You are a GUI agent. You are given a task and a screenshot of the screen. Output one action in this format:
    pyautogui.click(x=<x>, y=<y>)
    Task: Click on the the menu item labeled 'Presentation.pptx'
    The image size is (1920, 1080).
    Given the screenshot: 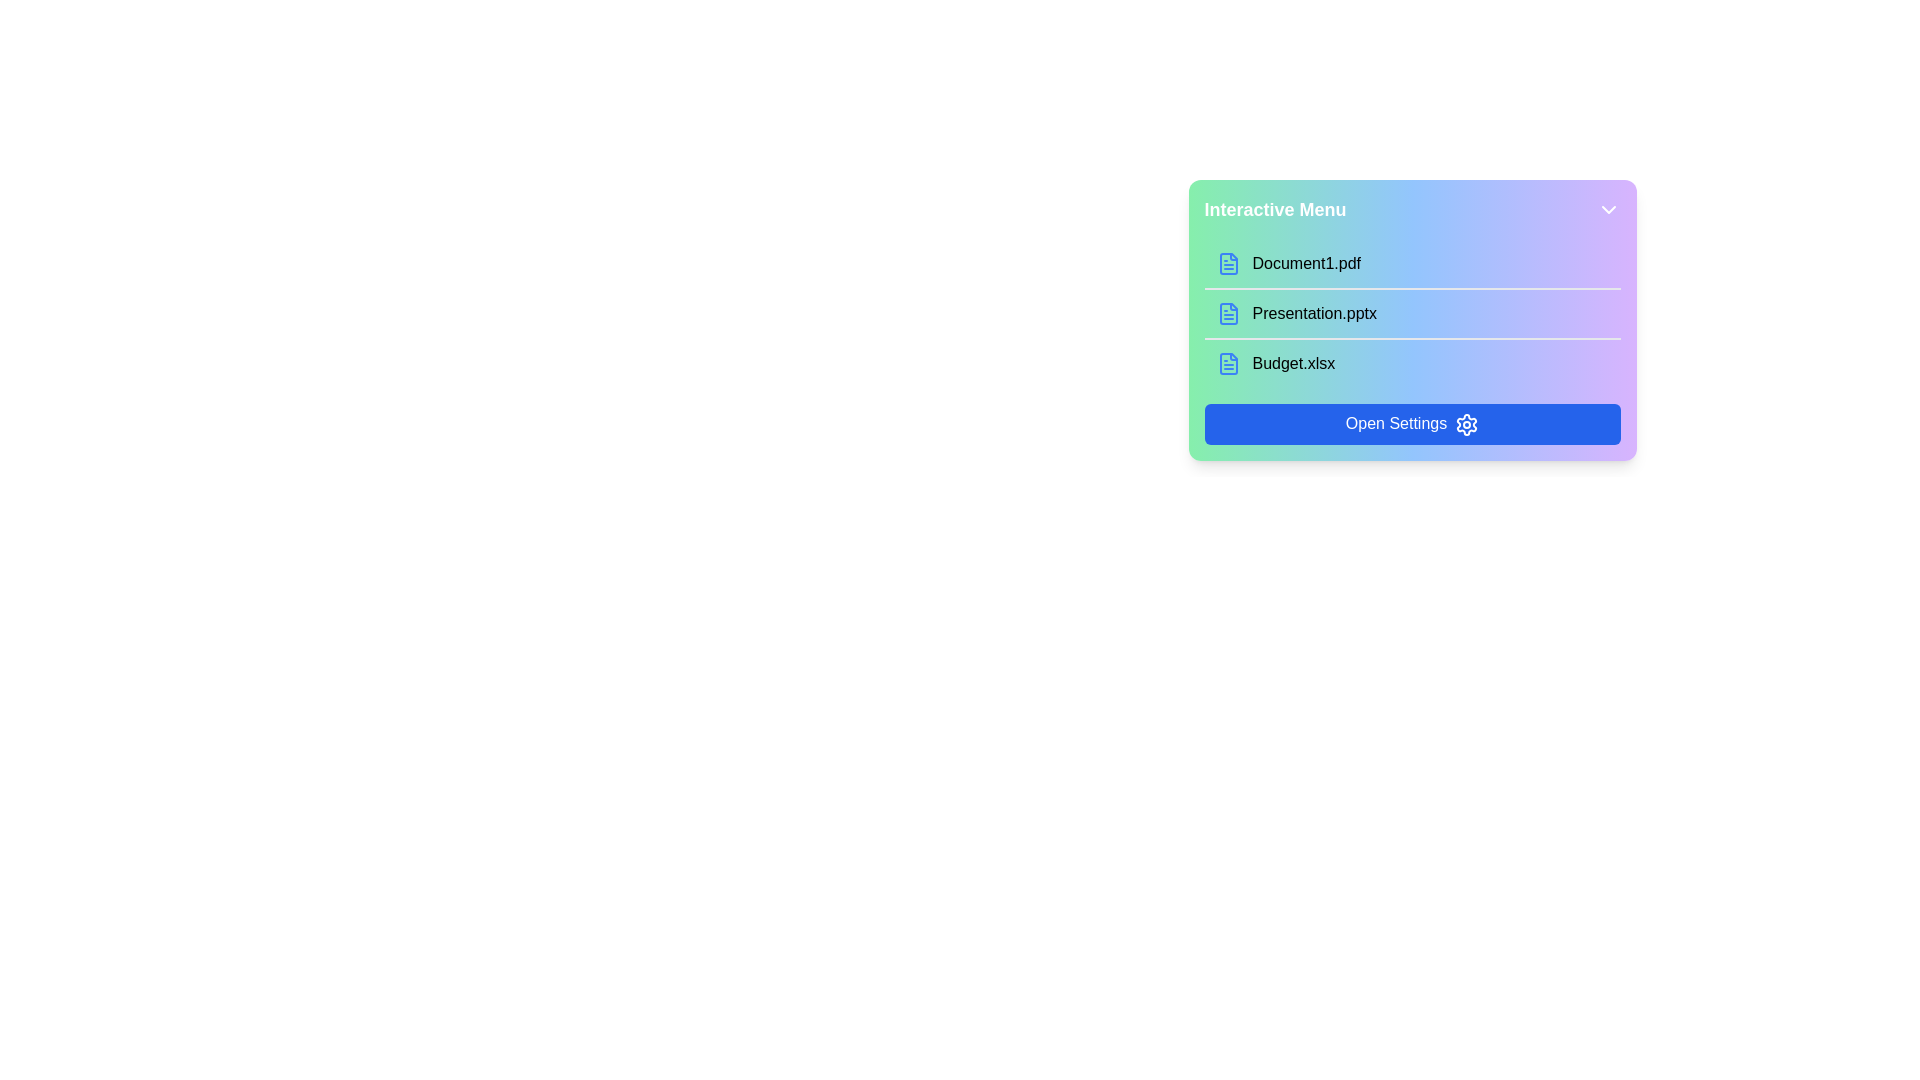 What is the action you would take?
    pyautogui.click(x=1411, y=312)
    